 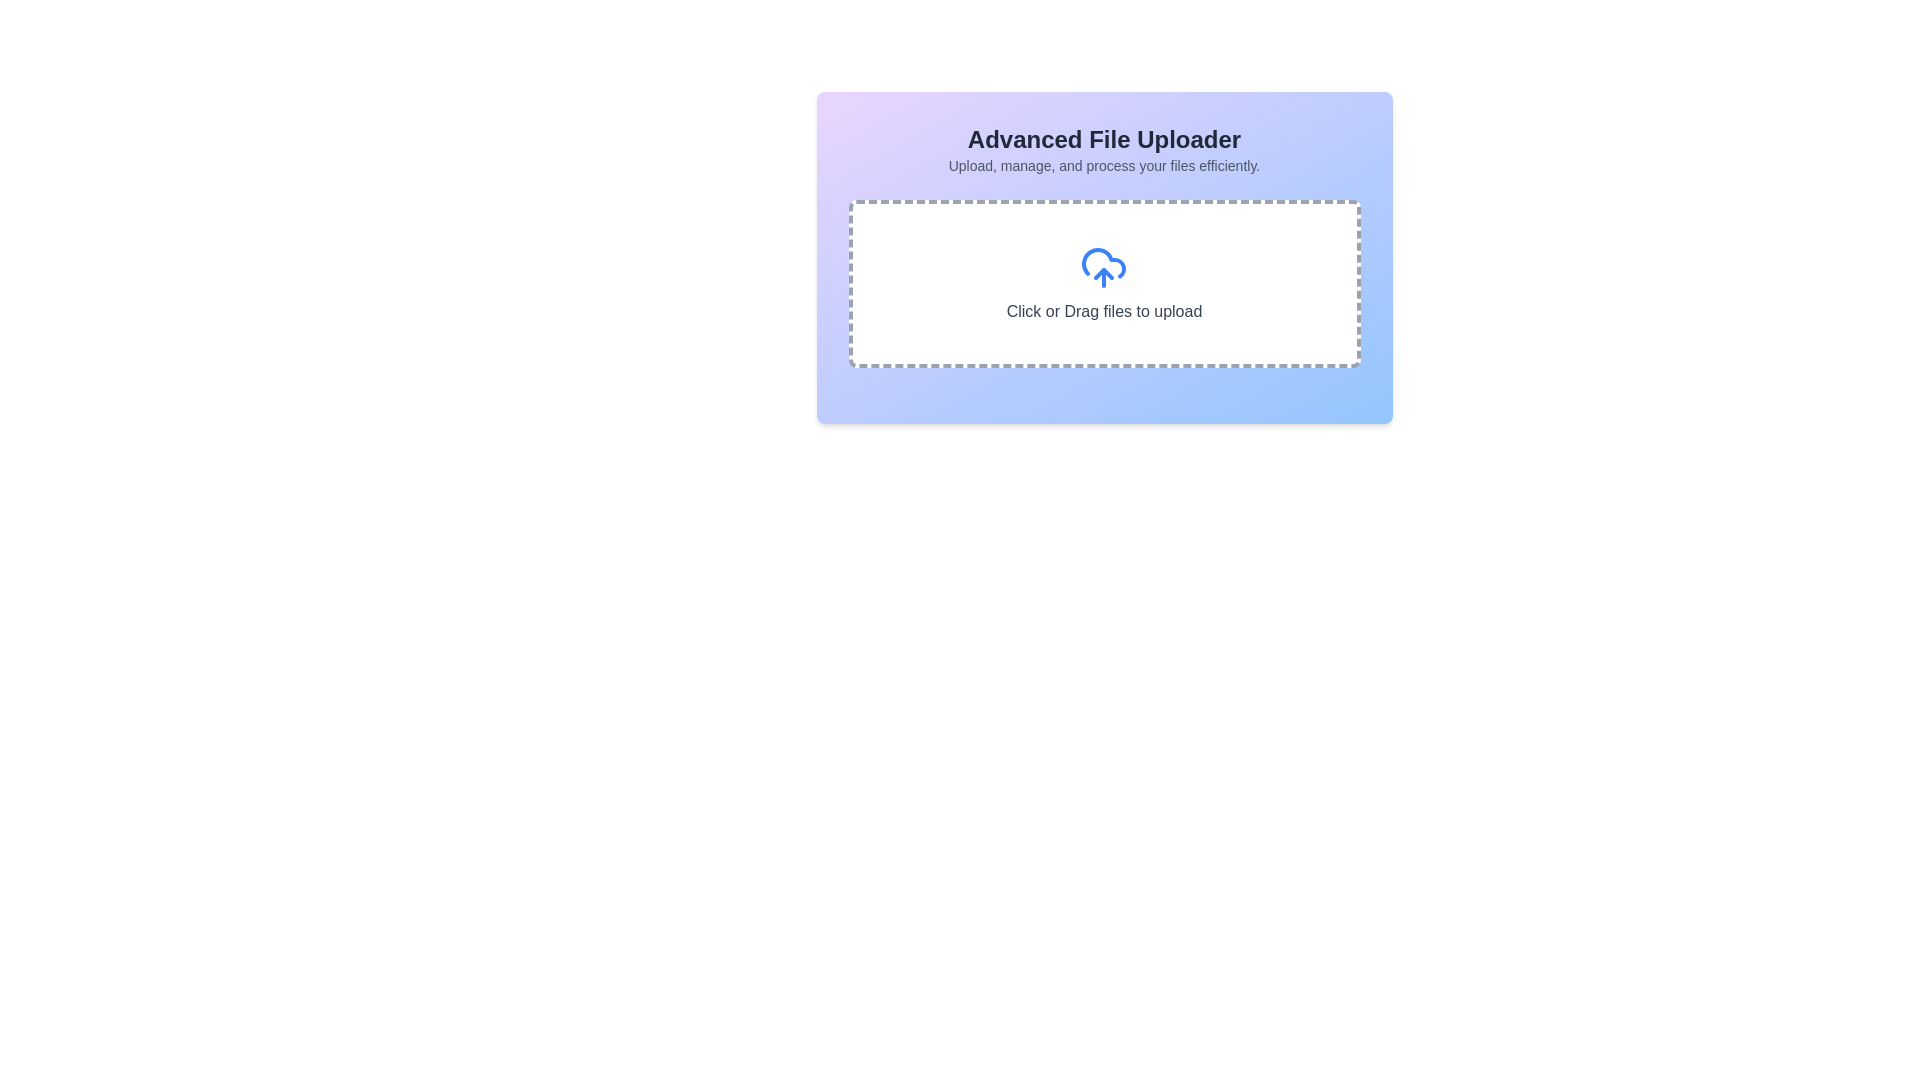 I want to click on the File upload zone located under the 'Advanced File Uploader' header, so click(x=1103, y=284).